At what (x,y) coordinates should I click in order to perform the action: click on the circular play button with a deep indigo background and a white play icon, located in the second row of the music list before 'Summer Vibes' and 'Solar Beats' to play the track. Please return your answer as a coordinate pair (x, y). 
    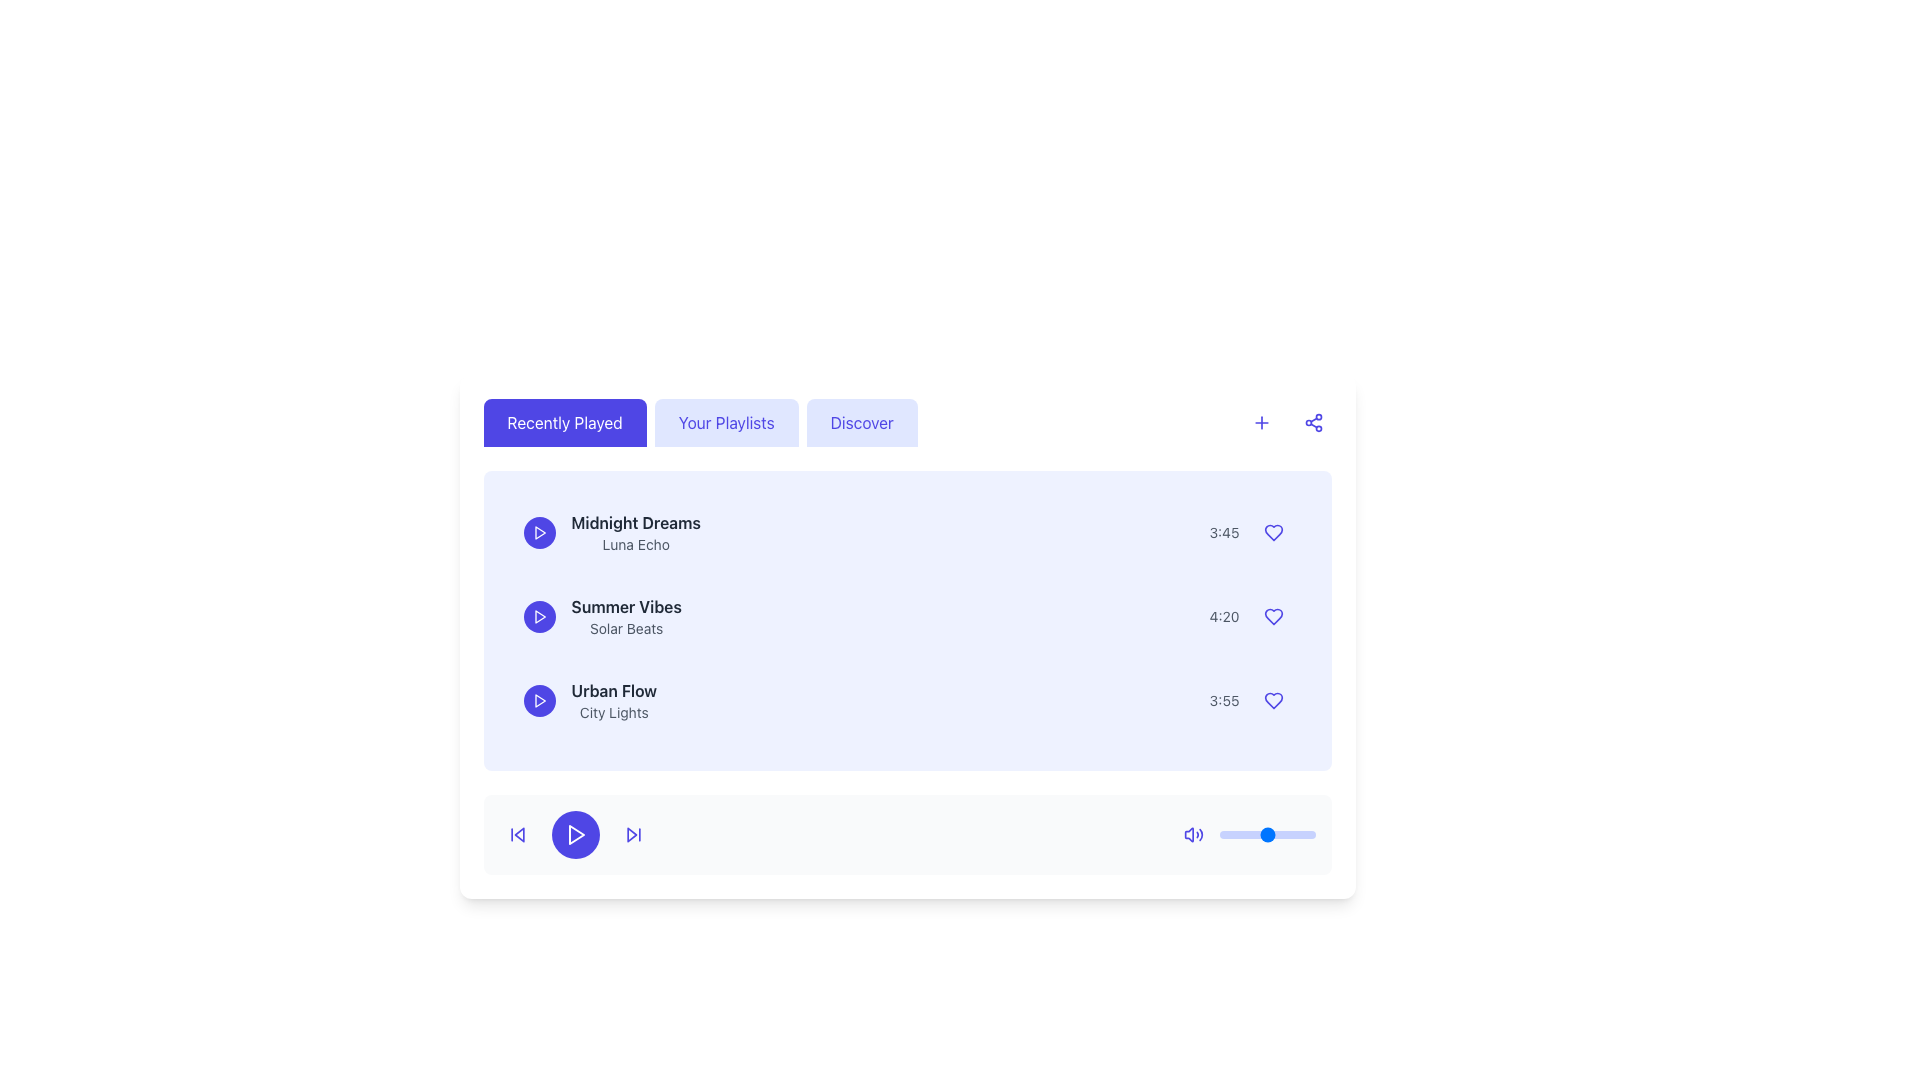
    Looking at the image, I should click on (539, 616).